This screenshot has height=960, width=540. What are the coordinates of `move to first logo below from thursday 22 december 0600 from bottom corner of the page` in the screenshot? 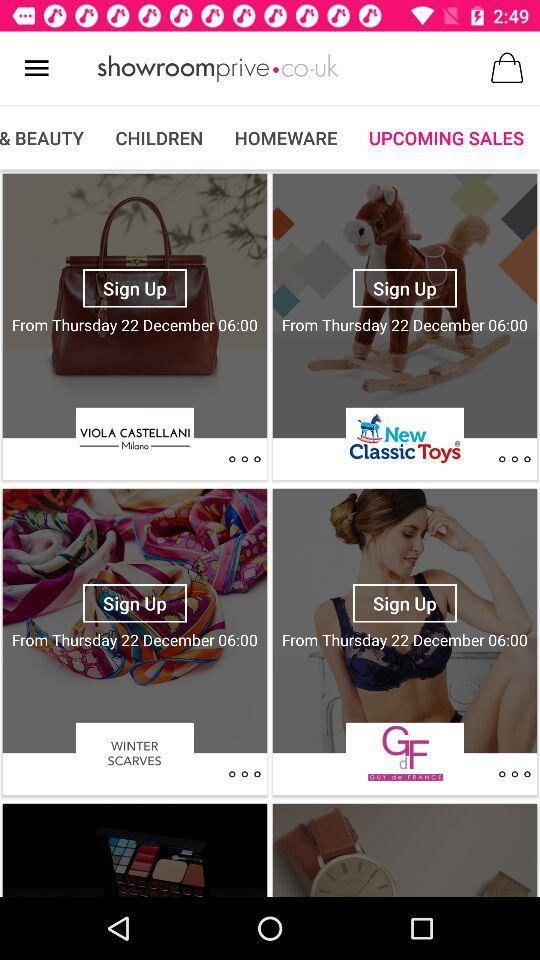 It's located at (405, 752).